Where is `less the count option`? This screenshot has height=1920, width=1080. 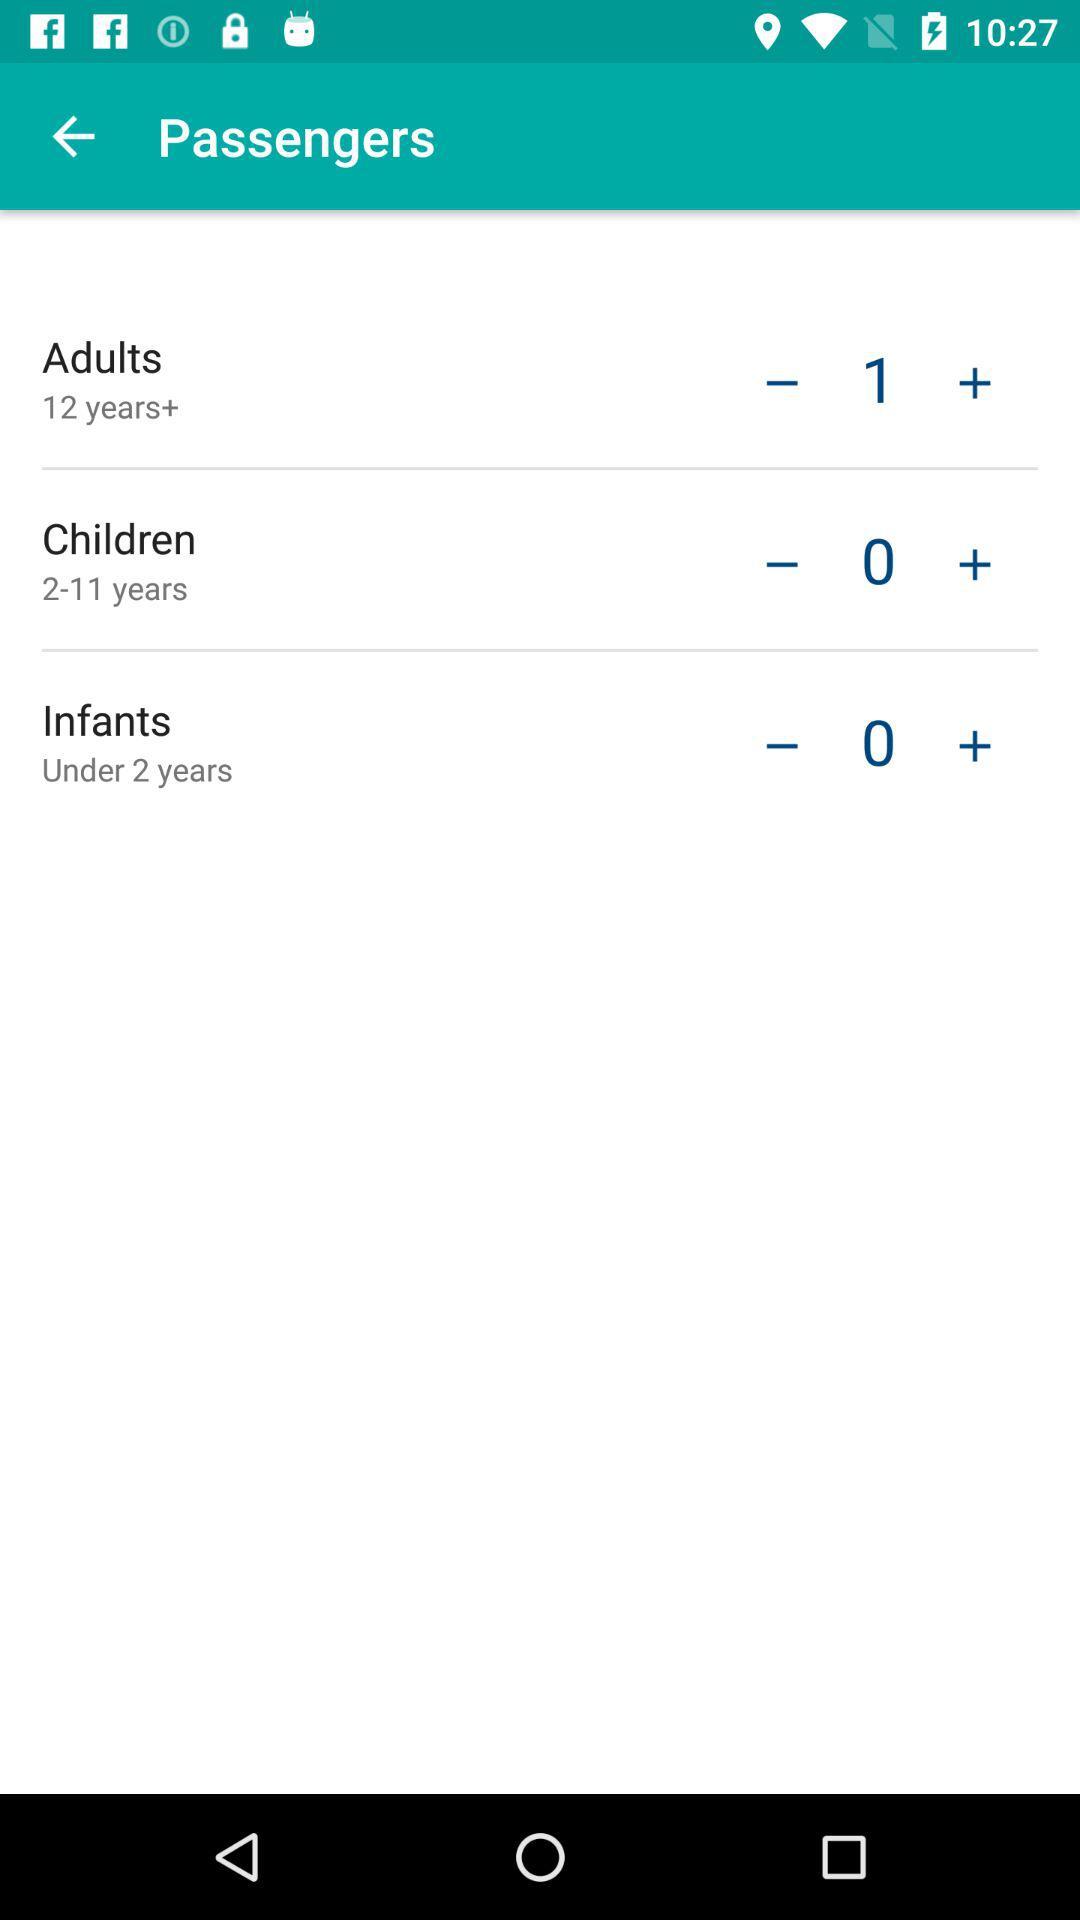 less the count option is located at coordinates (781, 742).